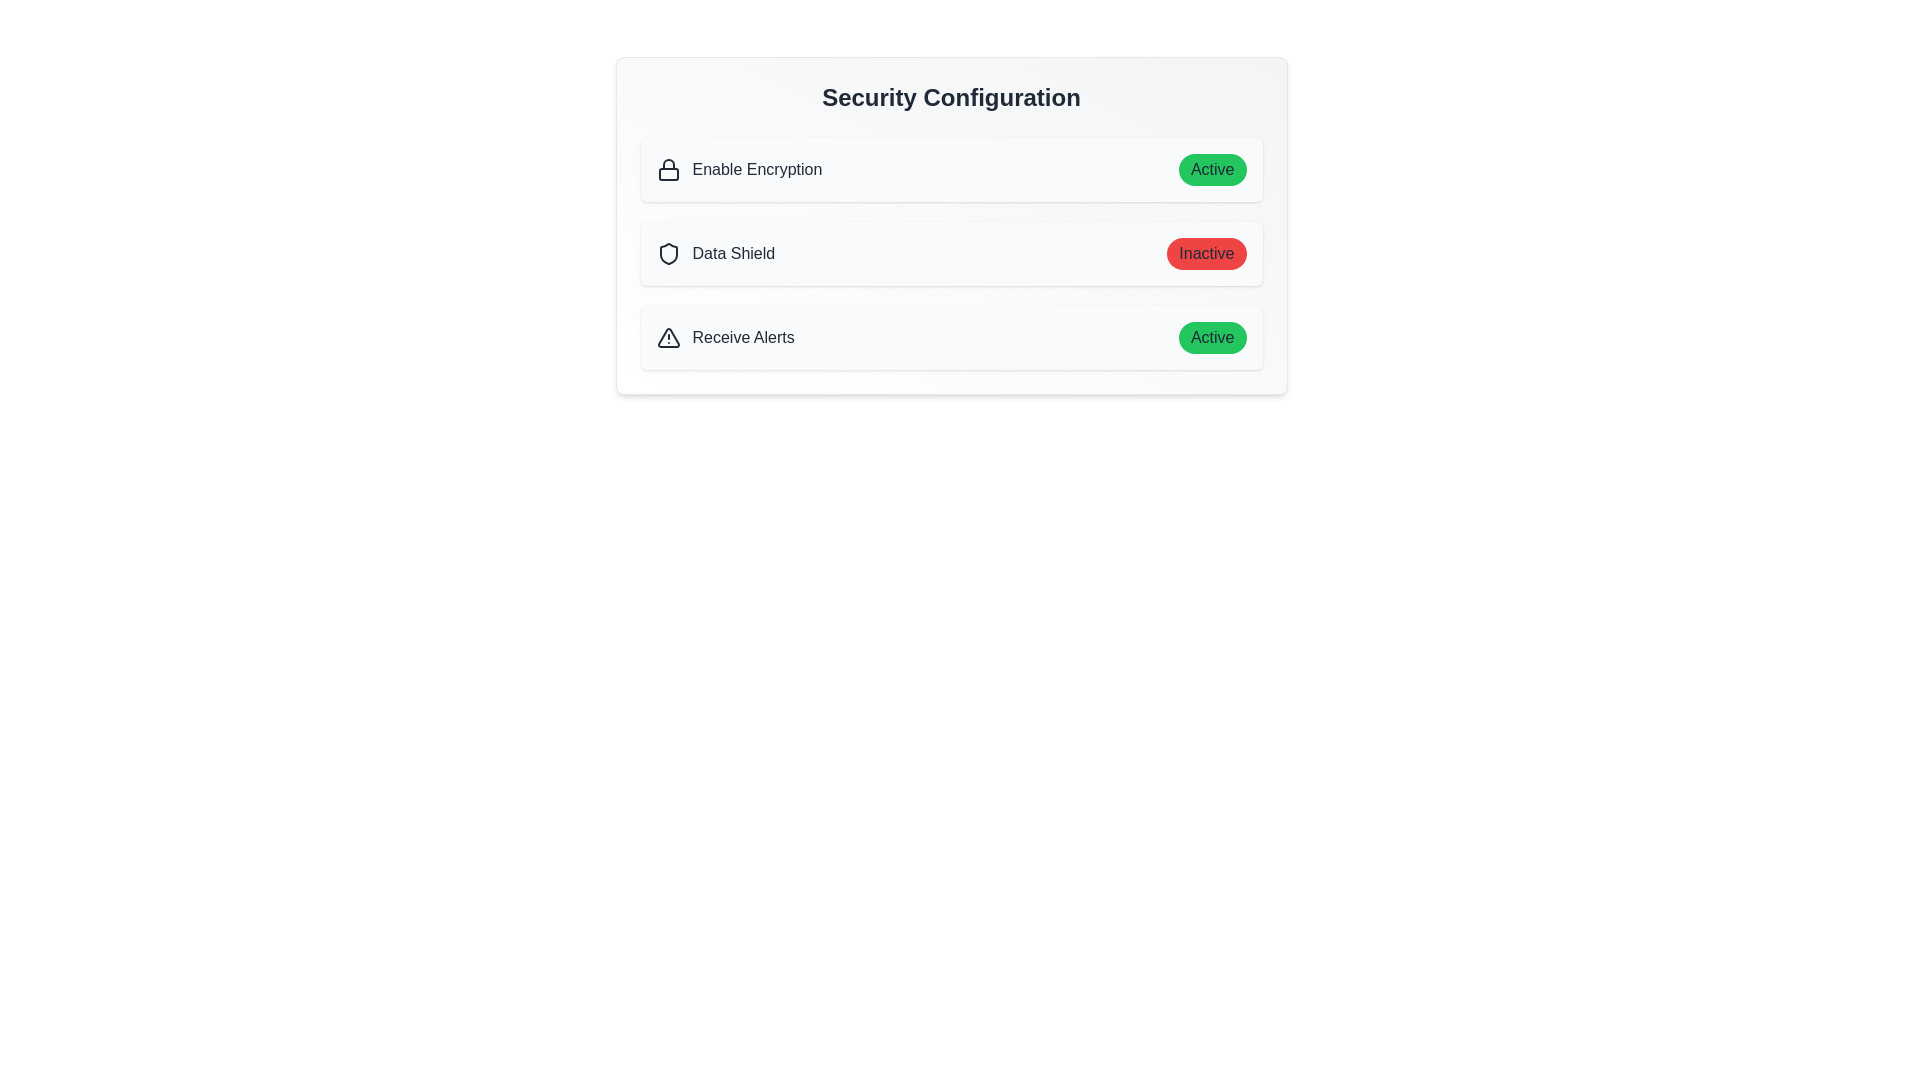 This screenshot has height=1080, width=1920. What do you see at coordinates (950, 168) in the screenshot?
I see `the label text 'Enable Encryption' in the UI status indicator that includes a lock icon and a green 'Active' badge` at bounding box center [950, 168].